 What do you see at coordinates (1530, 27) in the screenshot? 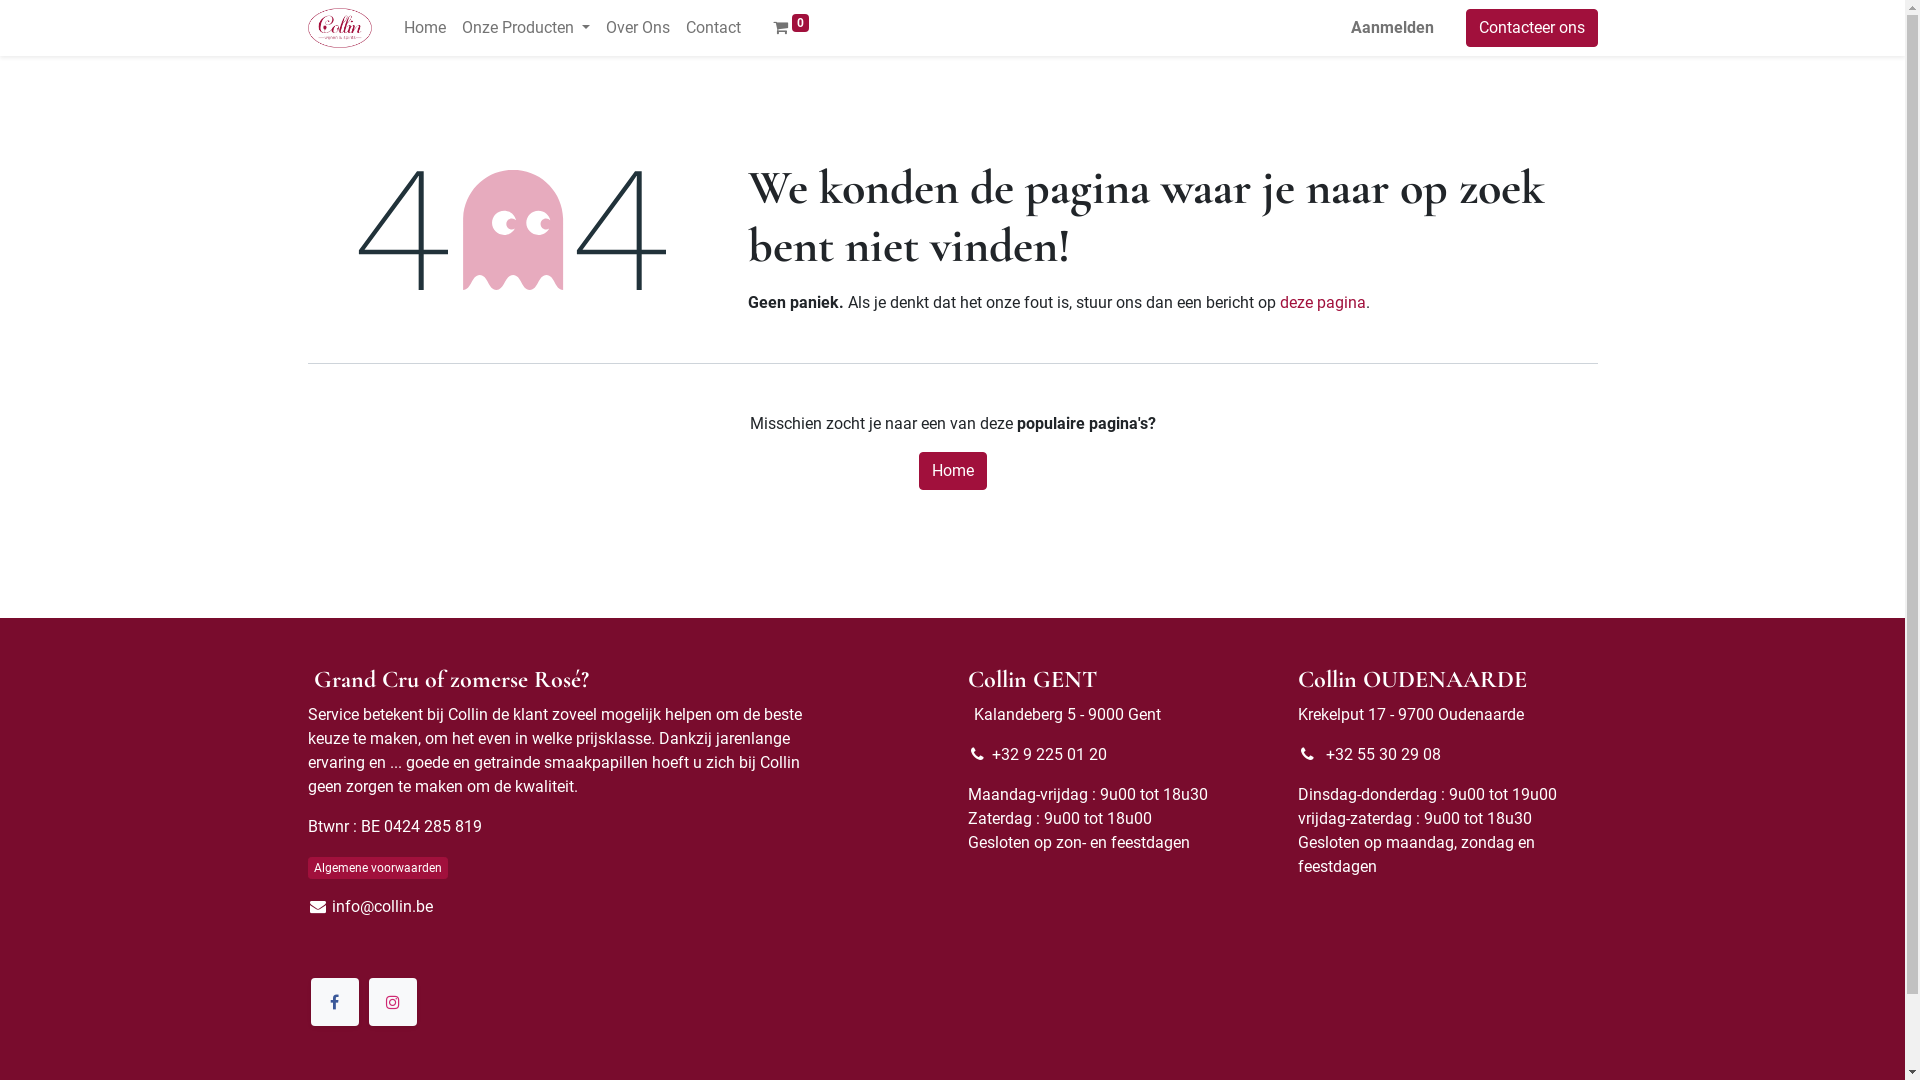
I see `'Contacteer ons'` at bounding box center [1530, 27].